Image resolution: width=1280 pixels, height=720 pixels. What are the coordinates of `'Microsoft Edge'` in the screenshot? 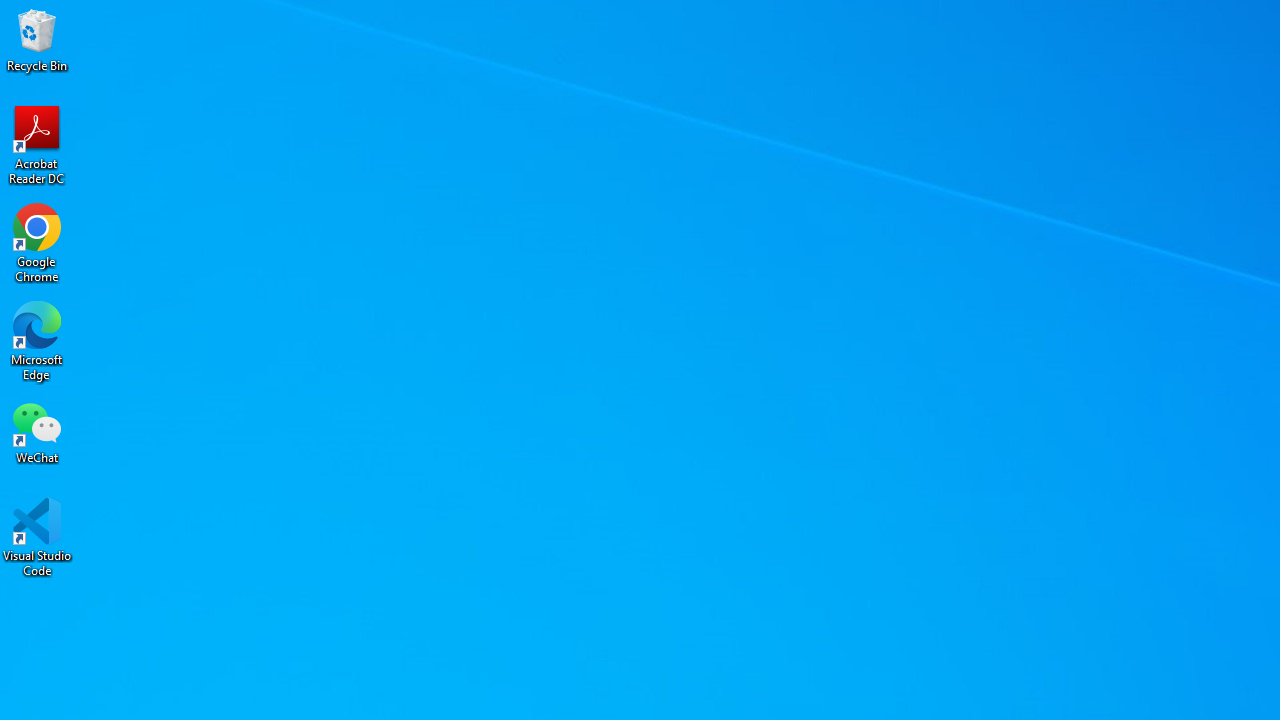 It's located at (37, 340).